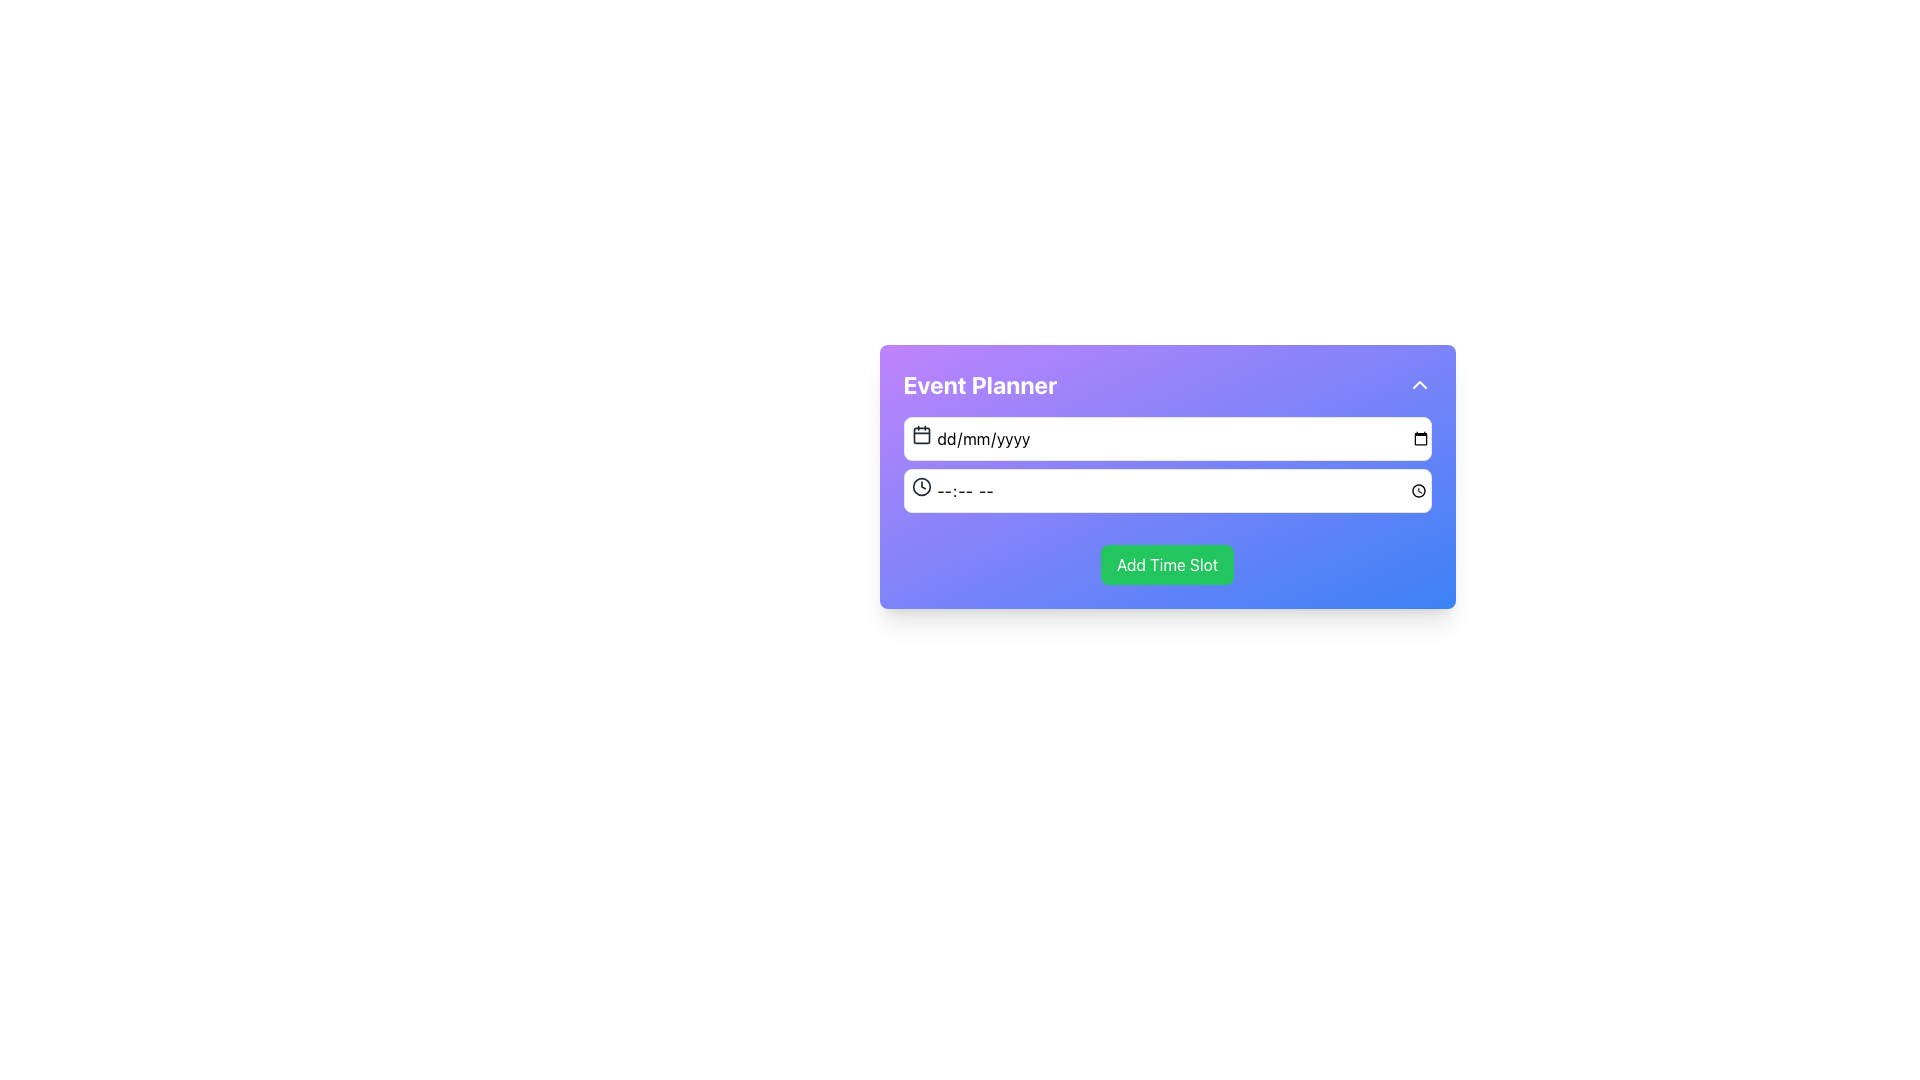 The width and height of the screenshot is (1920, 1080). What do you see at coordinates (1167, 465) in the screenshot?
I see `the time input field of the Composite input field for scheduling, located beneath the 'Event Planner' title and above the 'Add Time Slot' button` at bounding box center [1167, 465].